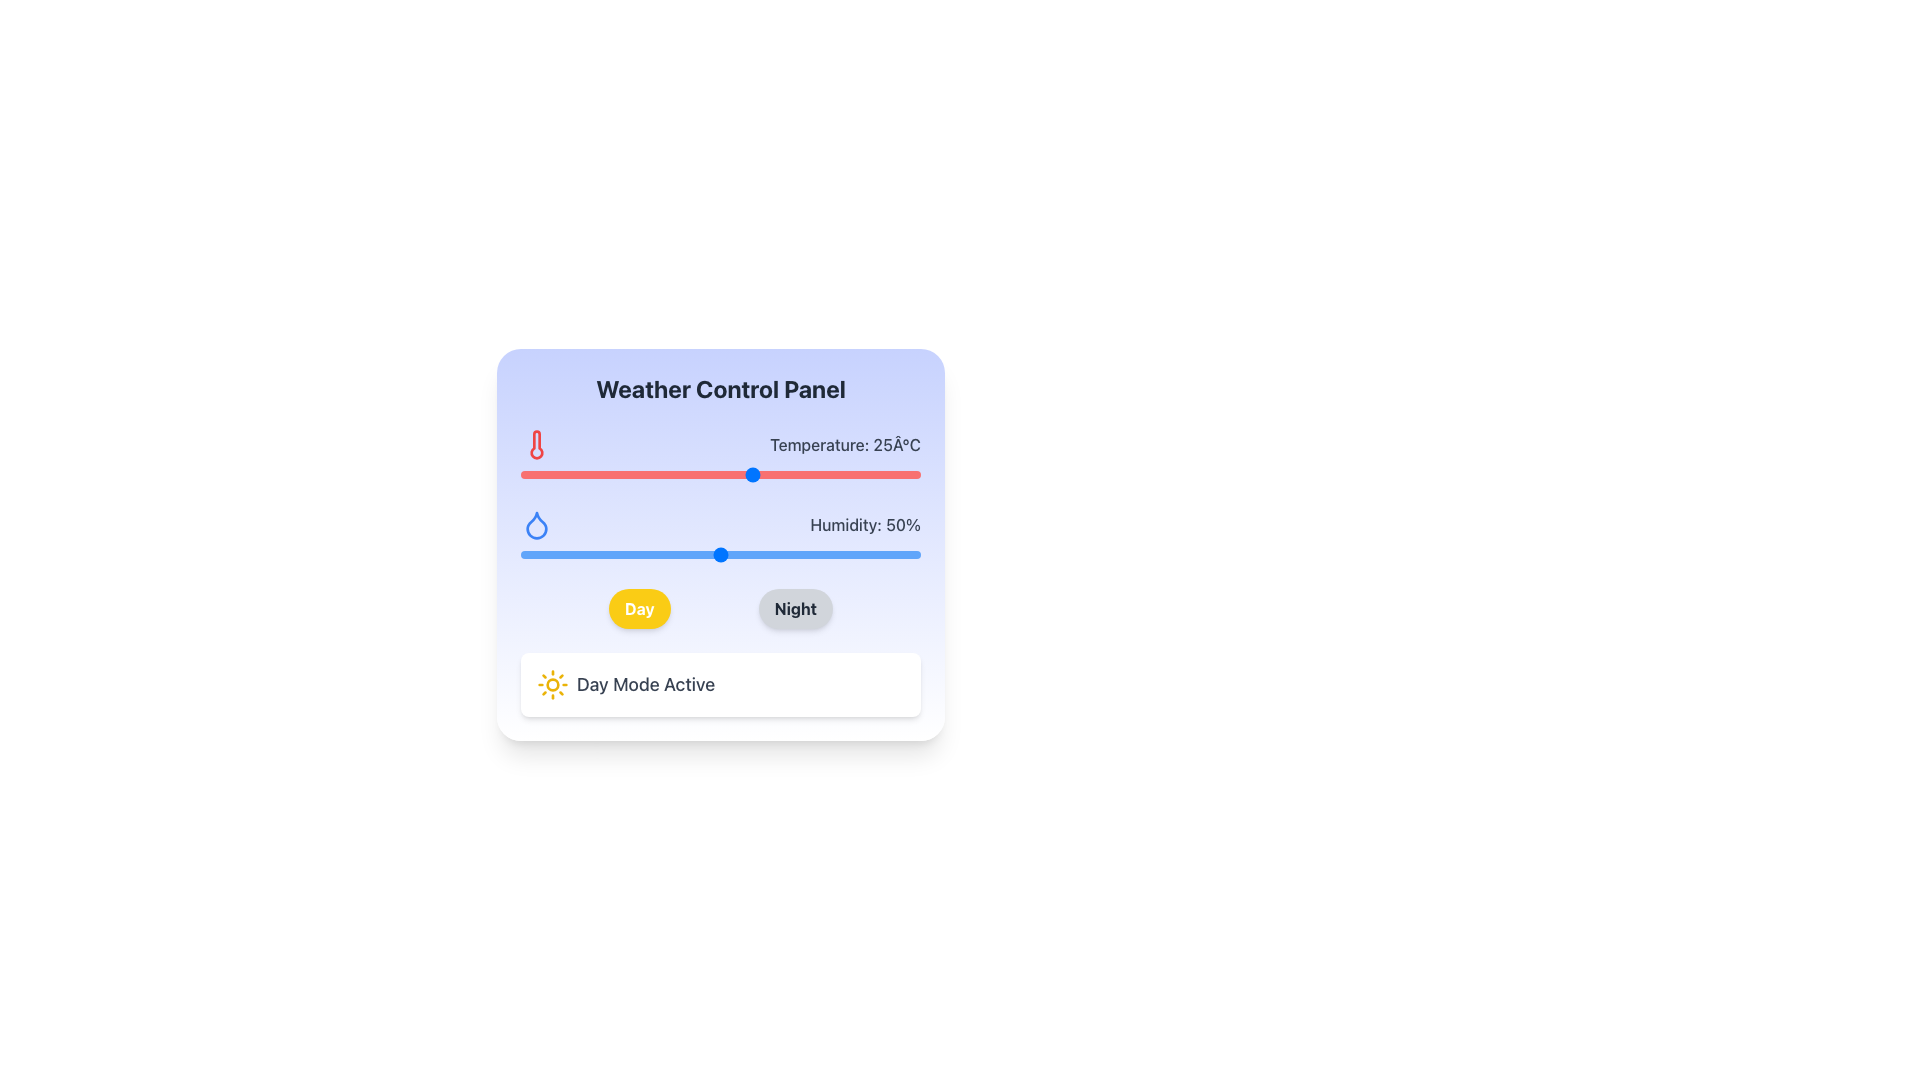  Describe the element at coordinates (767, 555) in the screenshot. I see `humidity` at that location.